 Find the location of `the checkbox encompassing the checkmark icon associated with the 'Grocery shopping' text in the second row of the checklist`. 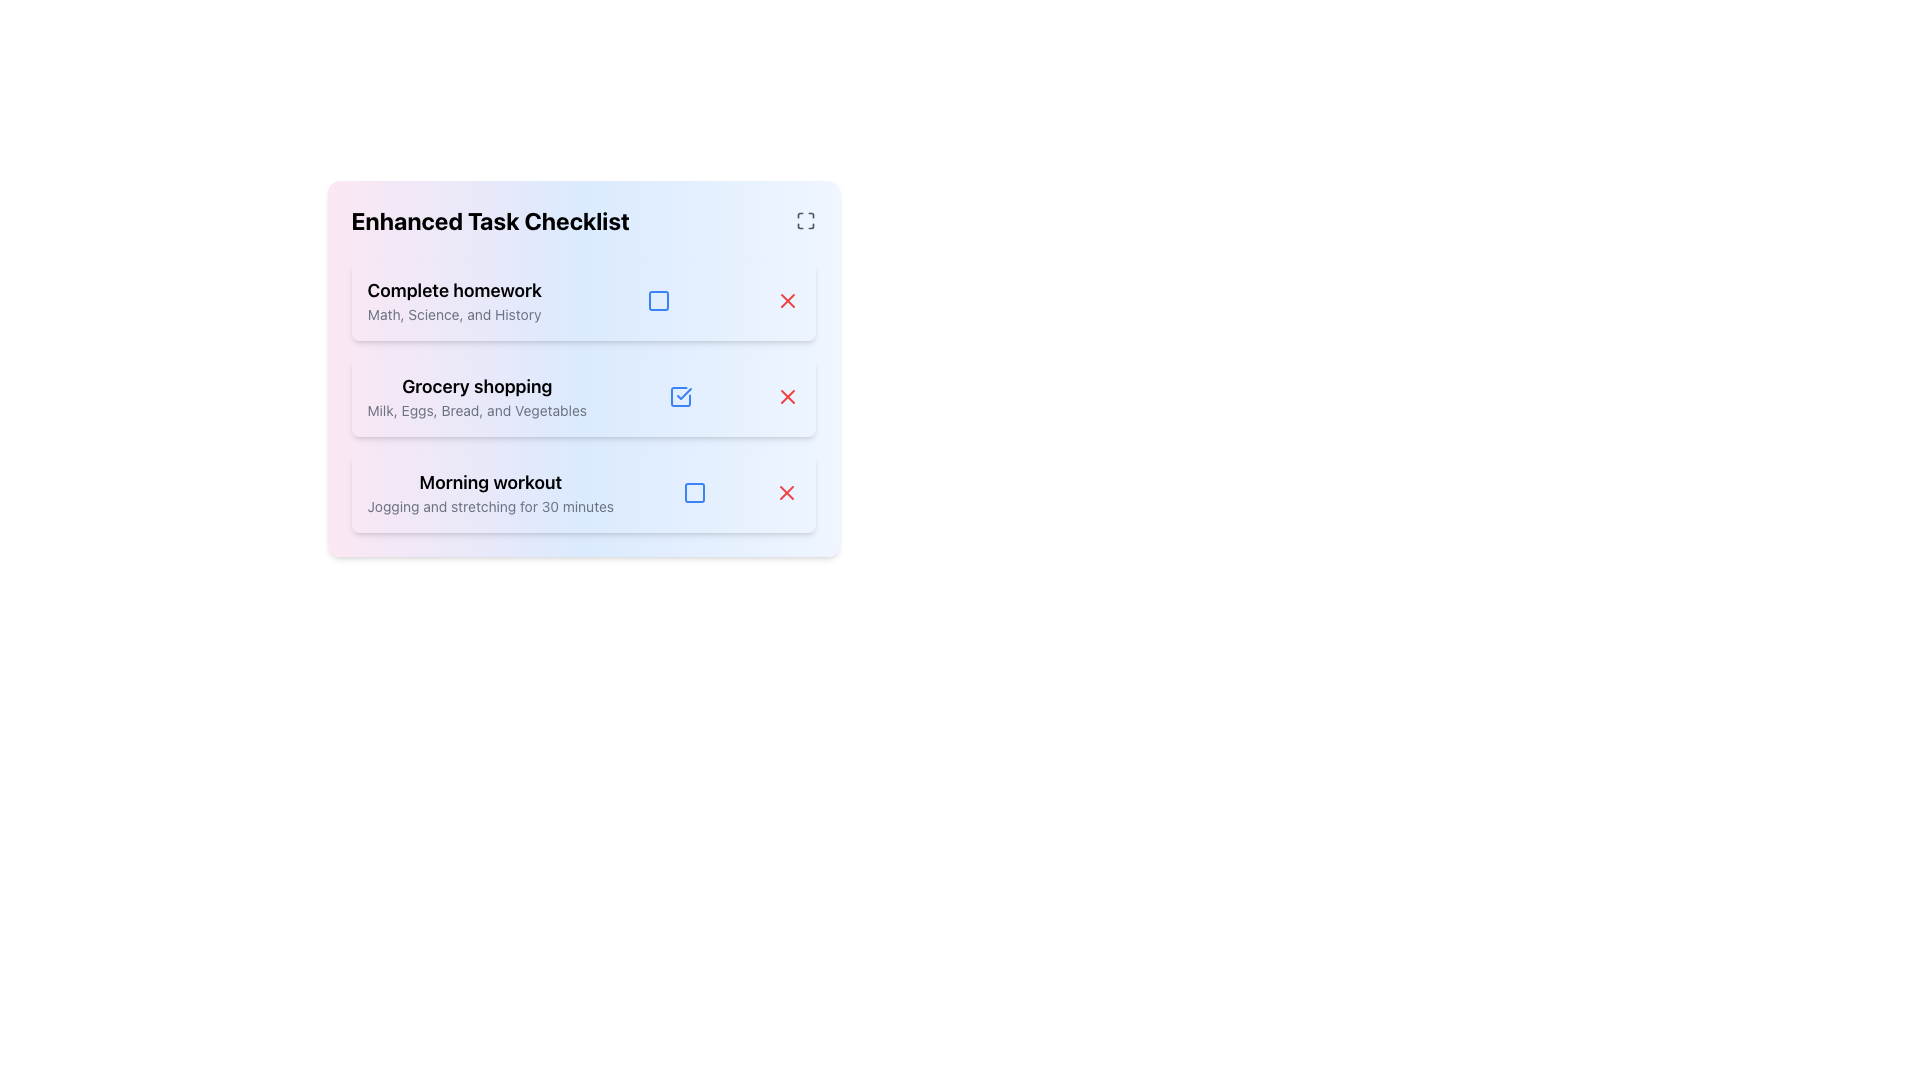

the checkbox encompassing the checkmark icon associated with the 'Grocery shopping' text in the second row of the checklist is located at coordinates (681, 397).